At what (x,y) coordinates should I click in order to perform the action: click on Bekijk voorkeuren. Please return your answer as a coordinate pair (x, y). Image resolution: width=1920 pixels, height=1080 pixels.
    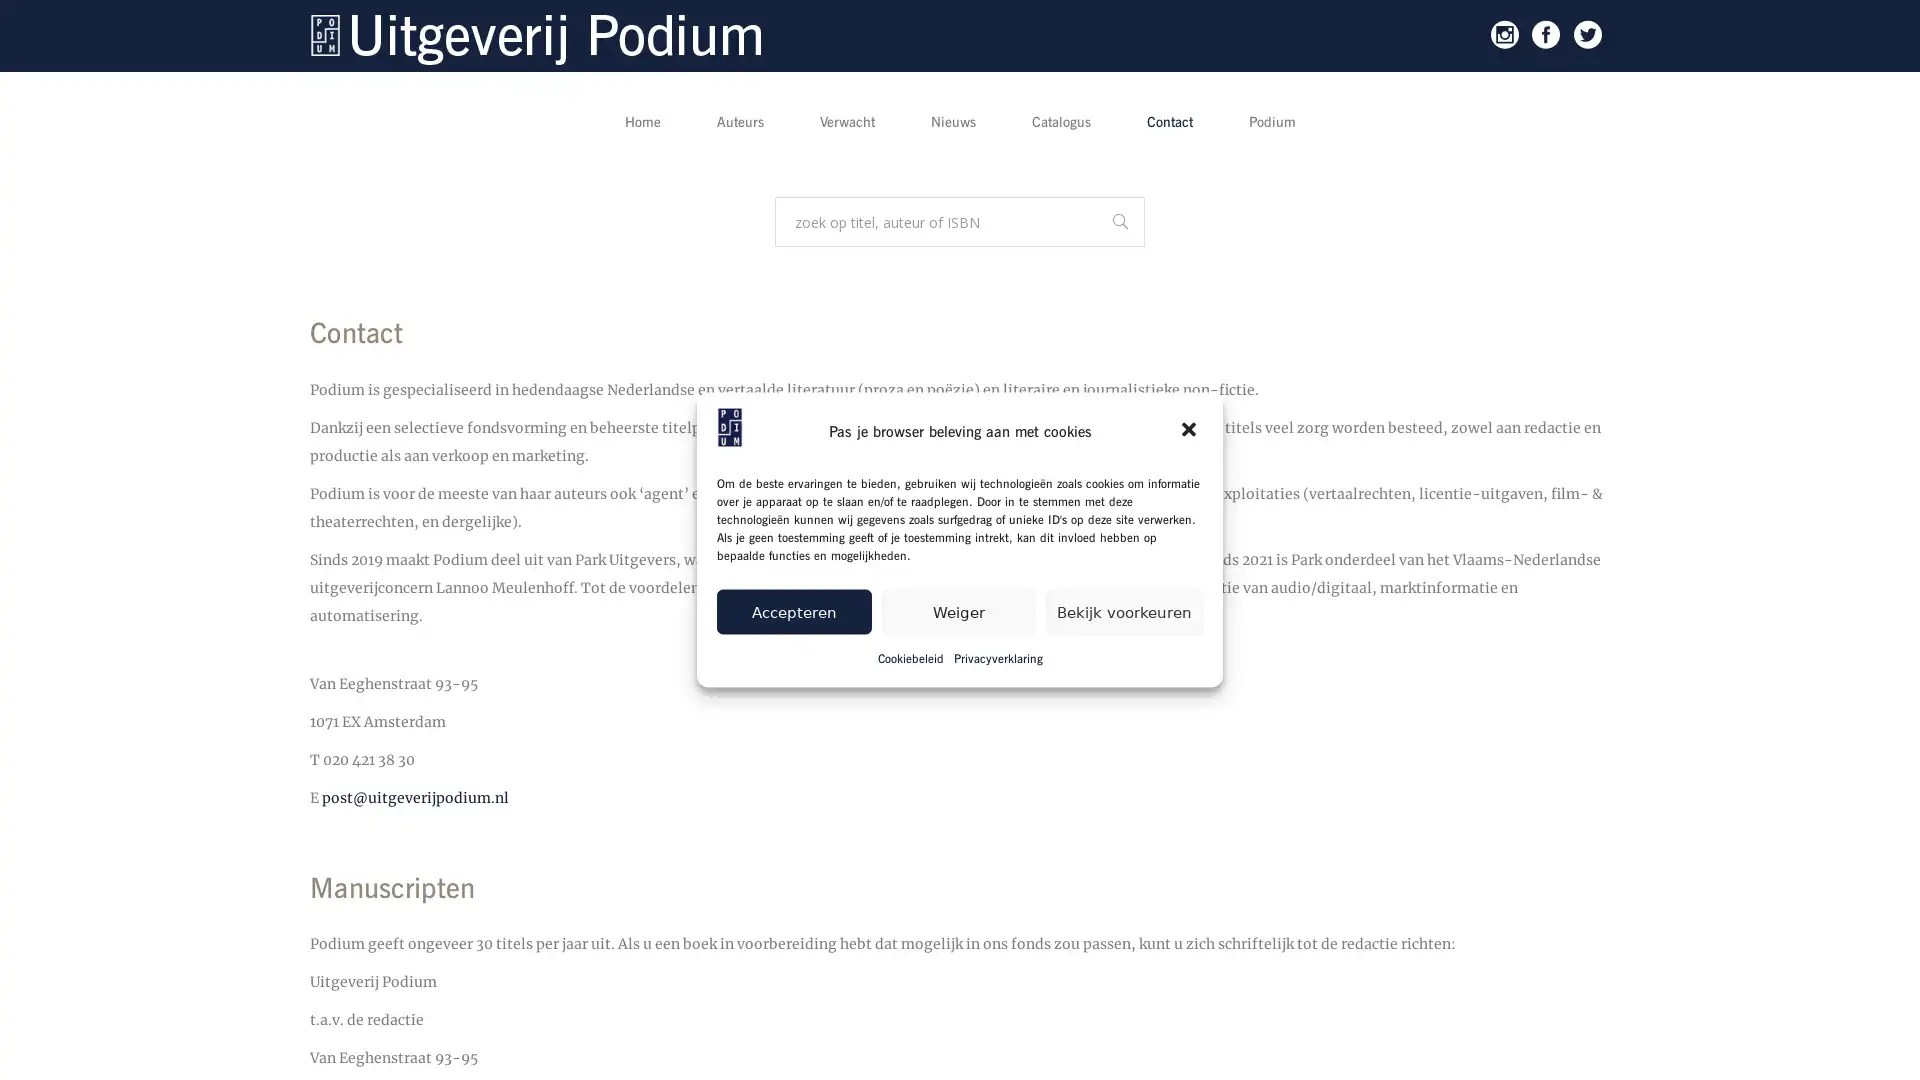
    Looking at the image, I should click on (1124, 610).